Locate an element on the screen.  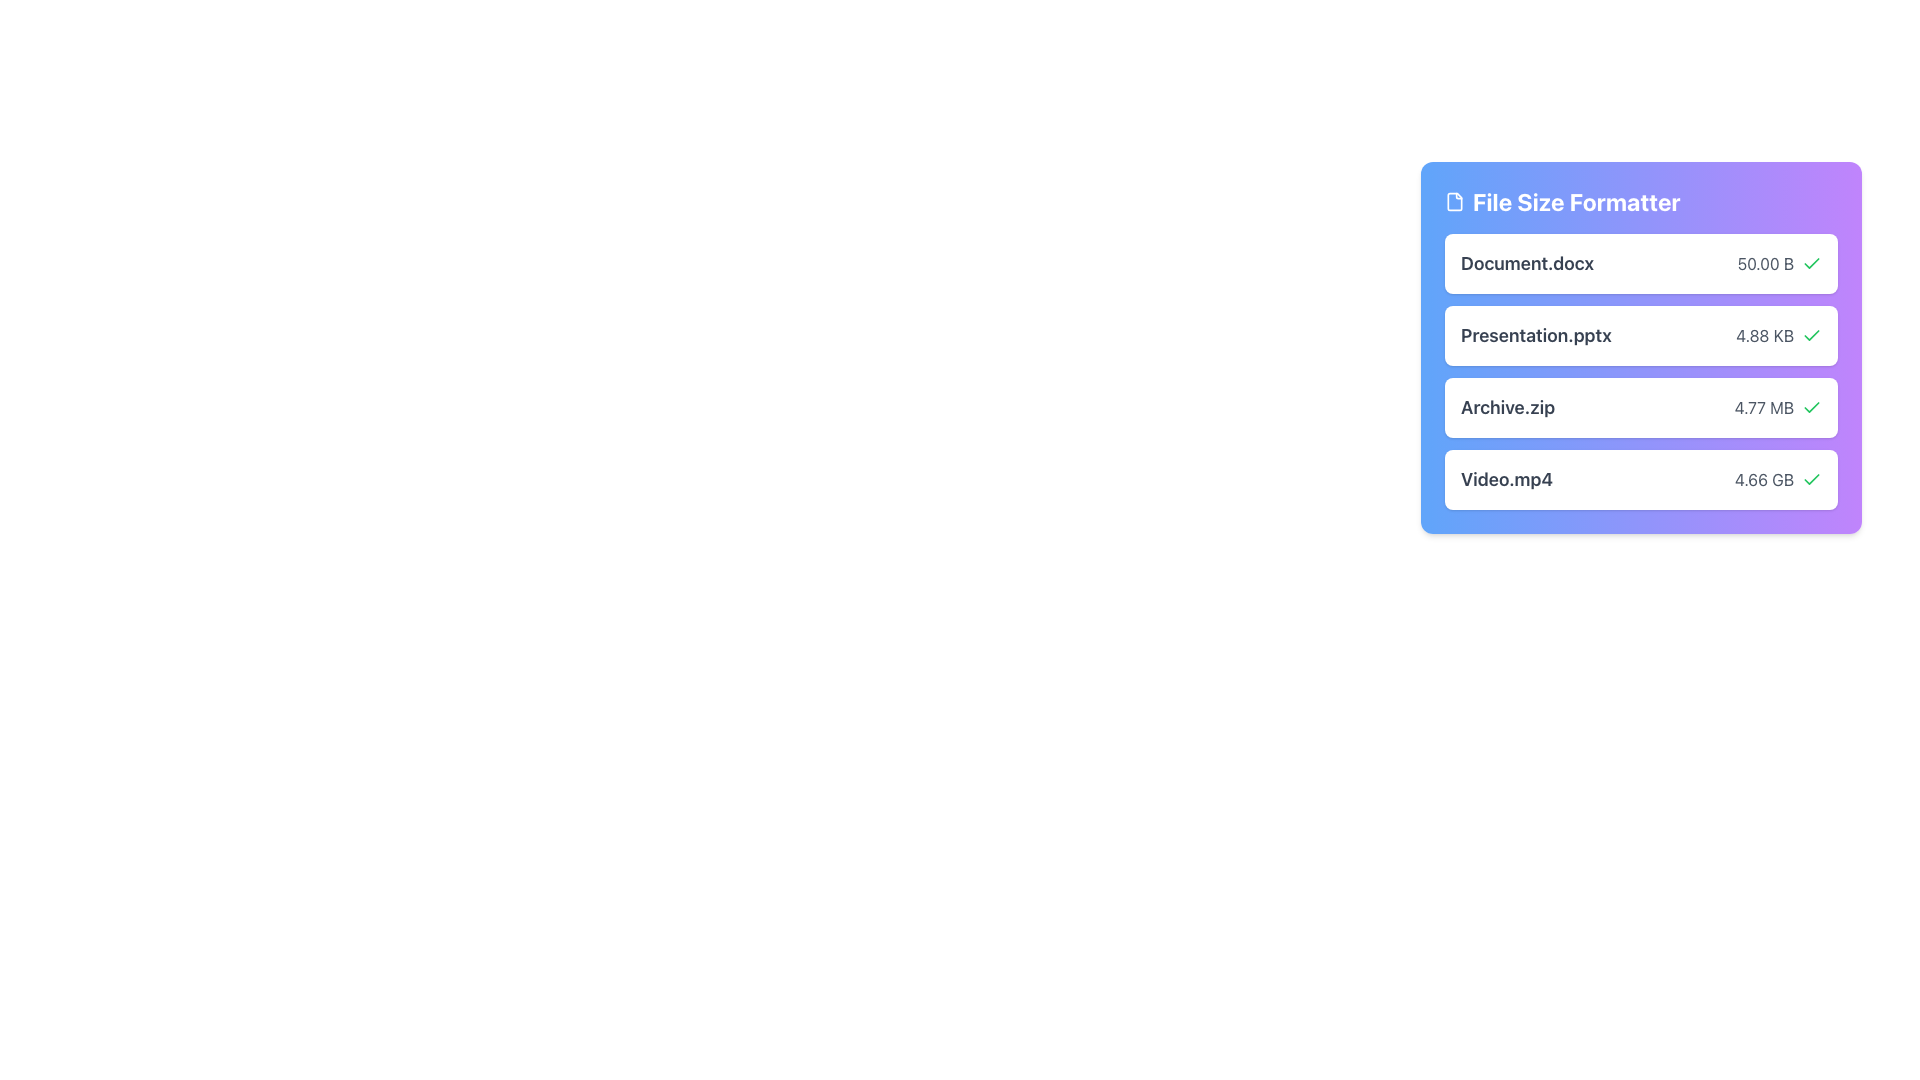
displayed content of the text label showing '4.77 MB', which is adjacent to 'Archive.zip' and a green check icon is located at coordinates (1778, 407).